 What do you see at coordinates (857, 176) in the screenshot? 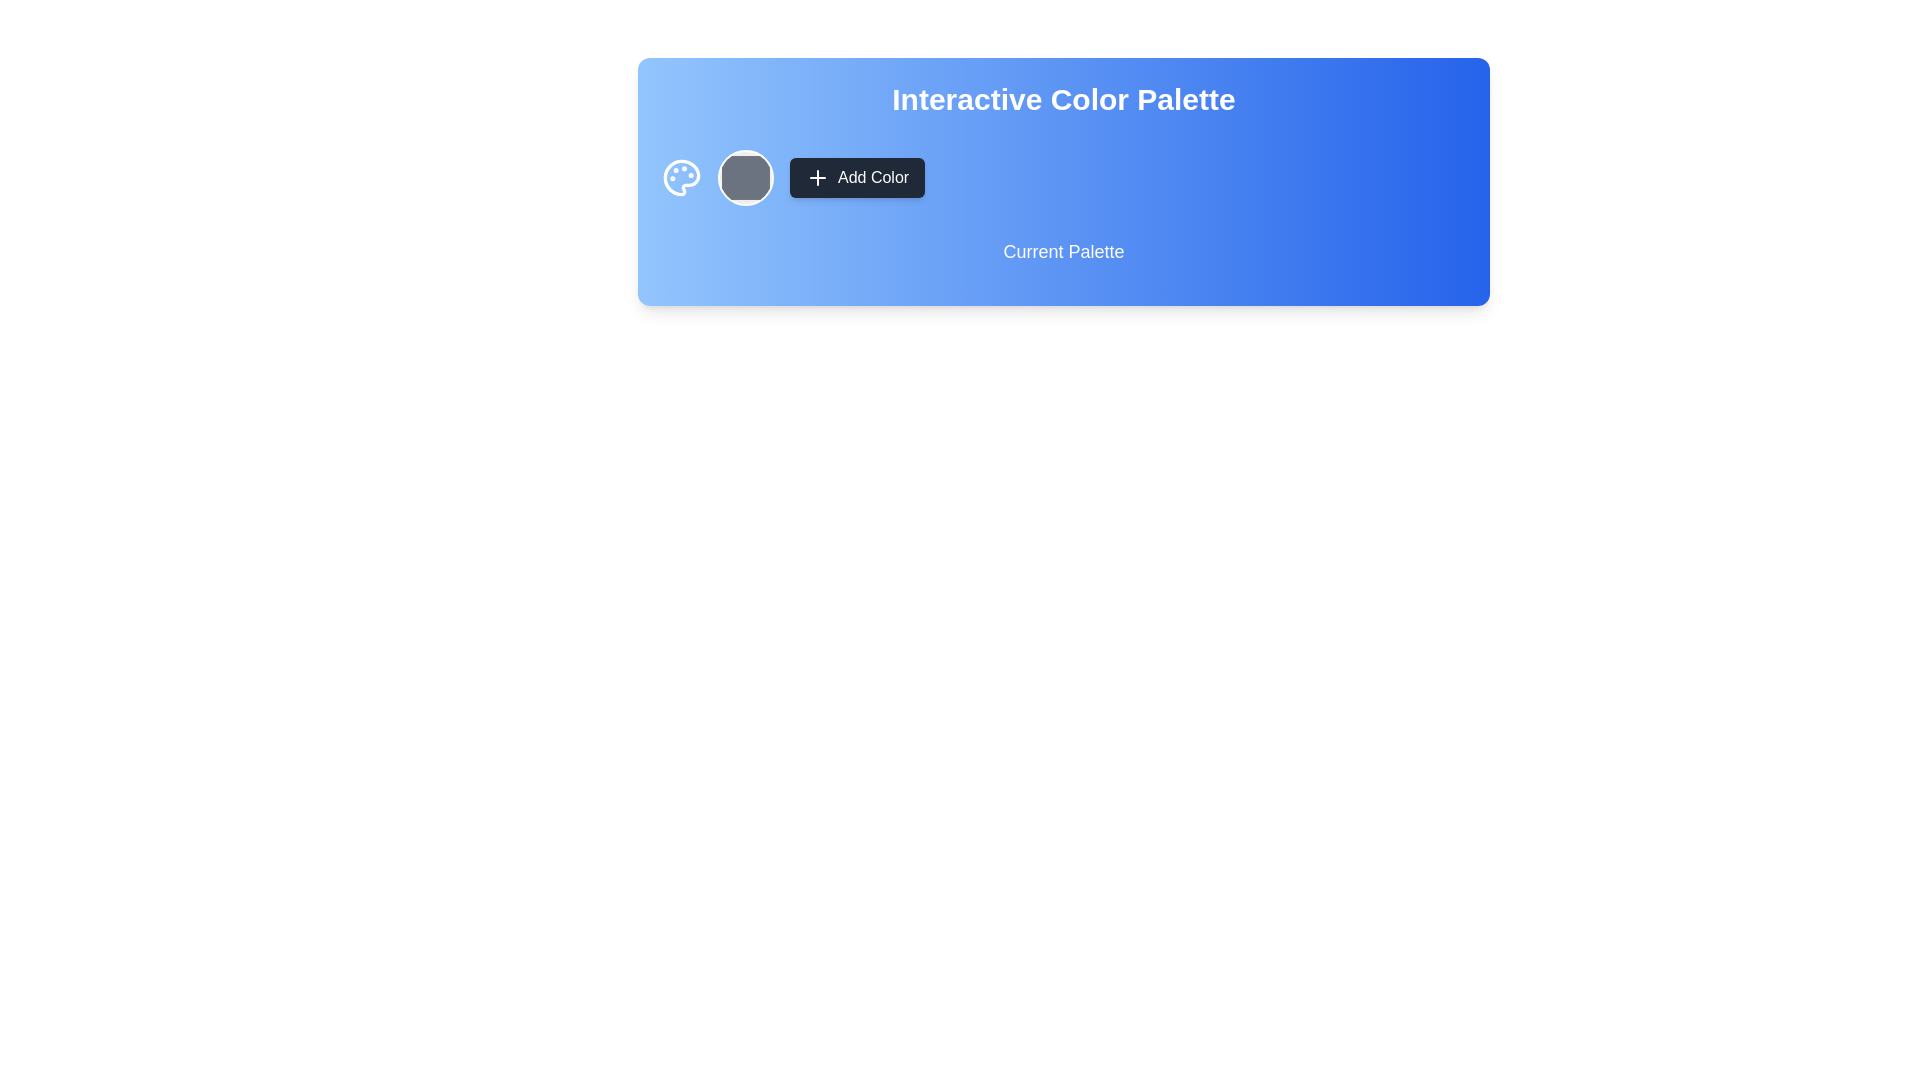
I see `the 'Add Color' button, which is a rectangular button with a dark gray background and white text` at bounding box center [857, 176].